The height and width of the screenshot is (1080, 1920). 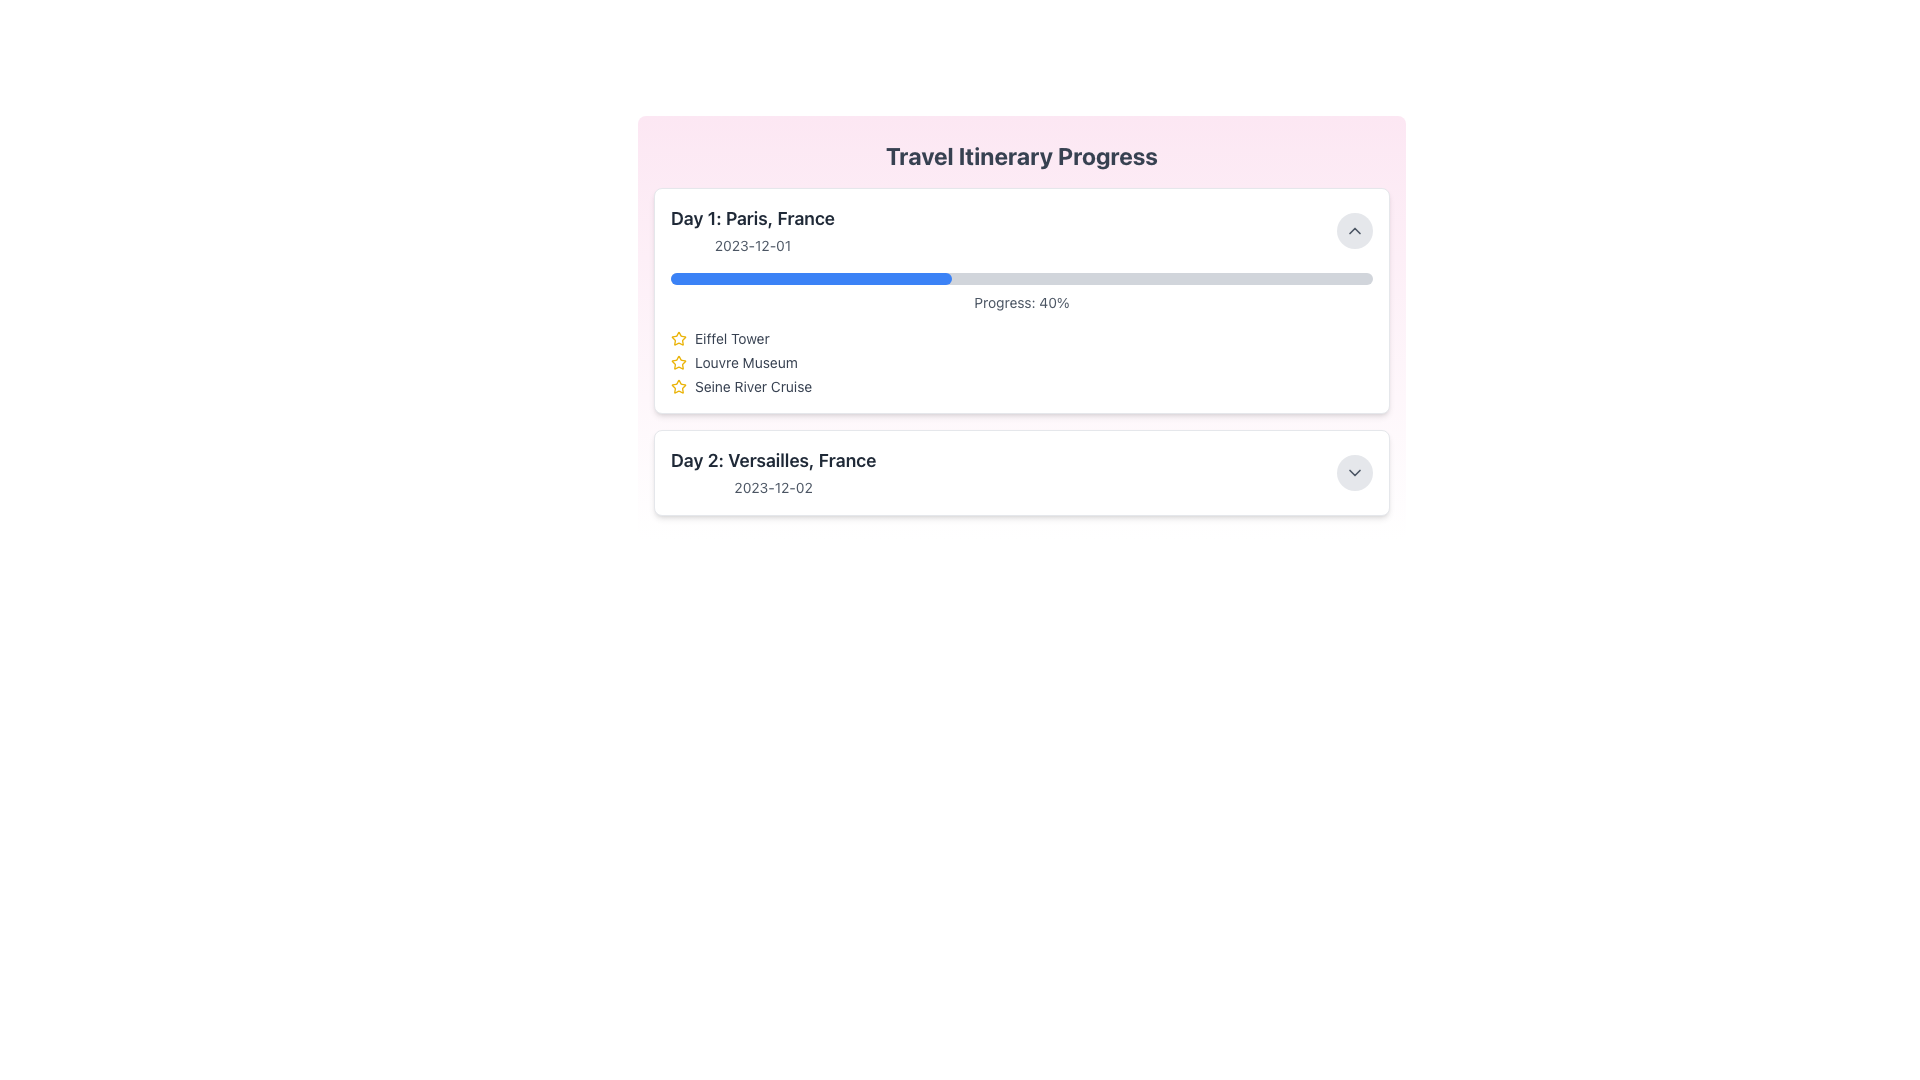 What do you see at coordinates (1354, 473) in the screenshot?
I see `the chevron-down icon within the circular button located at the bottom-right edge of the 'Day 2: Versailles, France' card` at bounding box center [1354, 473].